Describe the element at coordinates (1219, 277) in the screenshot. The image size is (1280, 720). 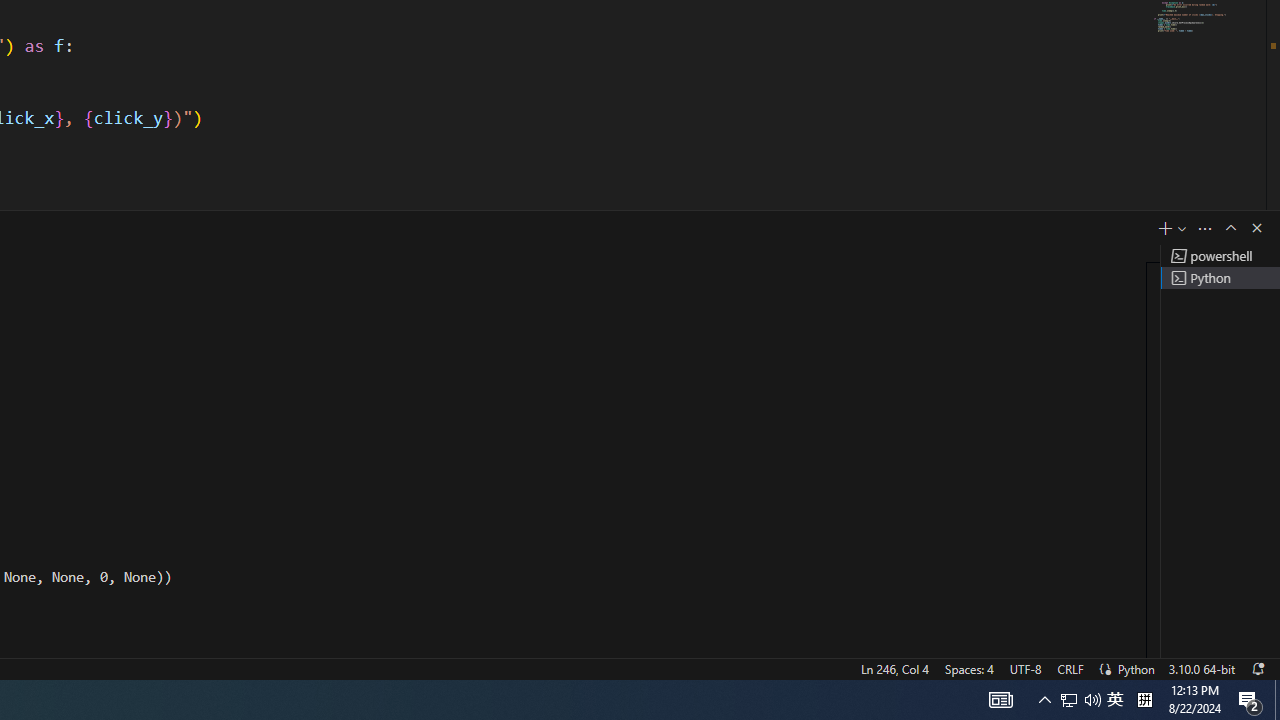
I see `'Terminal 2 Python'` at that location.